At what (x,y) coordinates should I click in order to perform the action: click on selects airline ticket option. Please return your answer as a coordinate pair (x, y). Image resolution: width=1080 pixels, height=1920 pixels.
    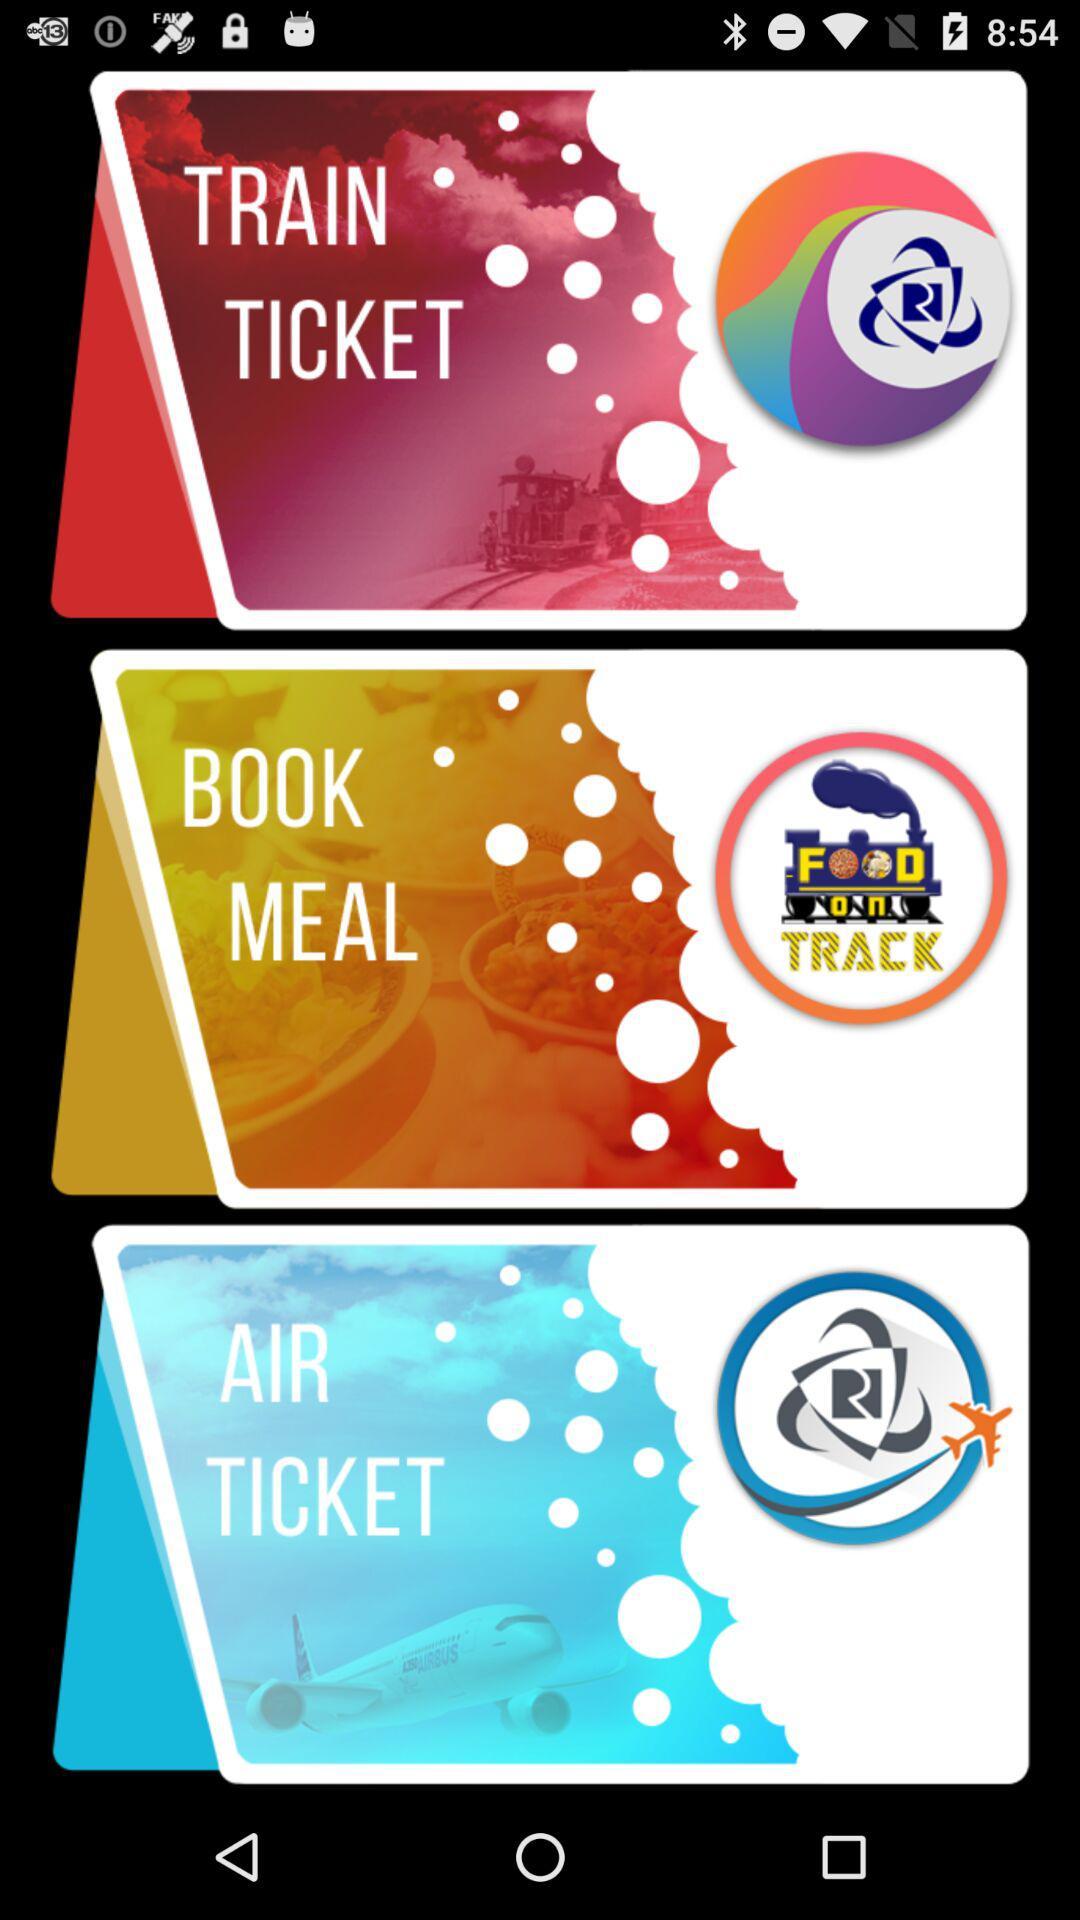
    Looking at the image, I should click on (540, 1505).